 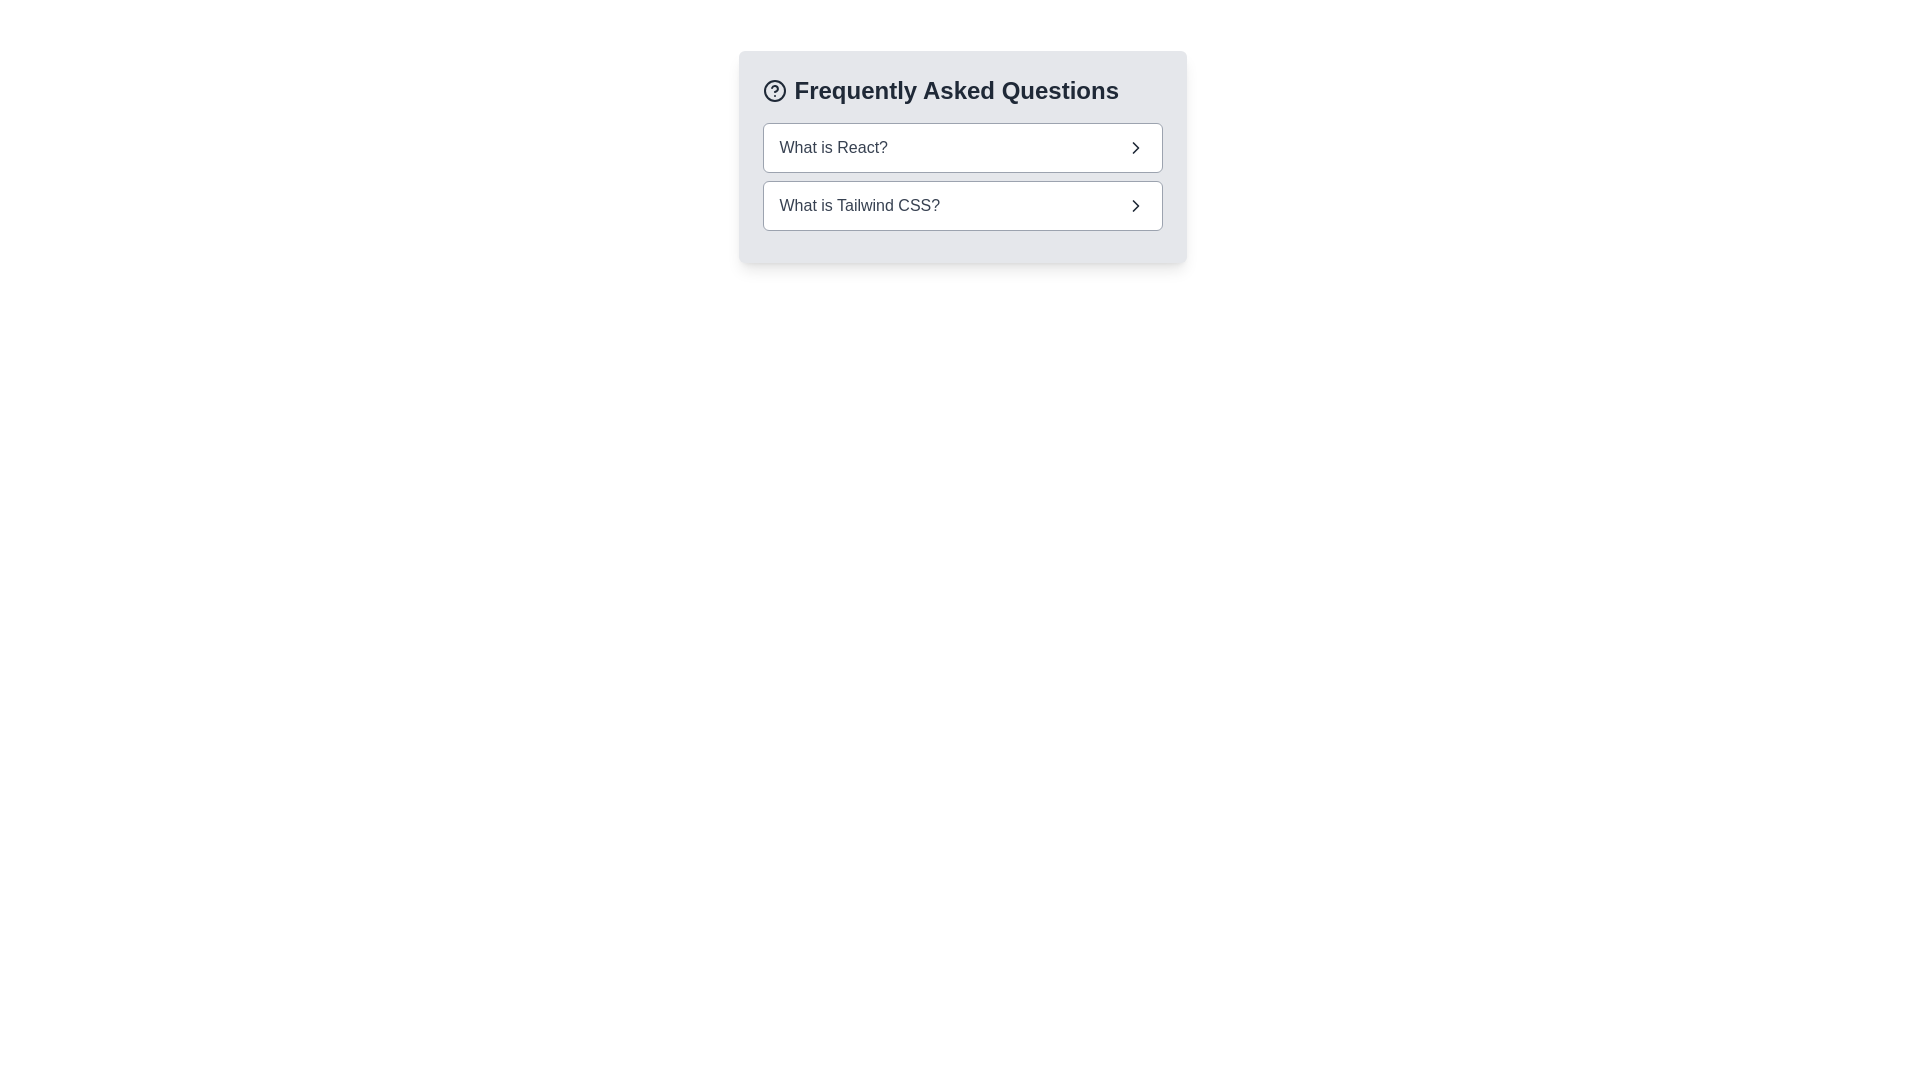 I want to click on text displayed in the Text Label that says 'What is React?', which is styled in gray color and positioned as the title of the first item in a list-like structure, so click(x=833, y=146).